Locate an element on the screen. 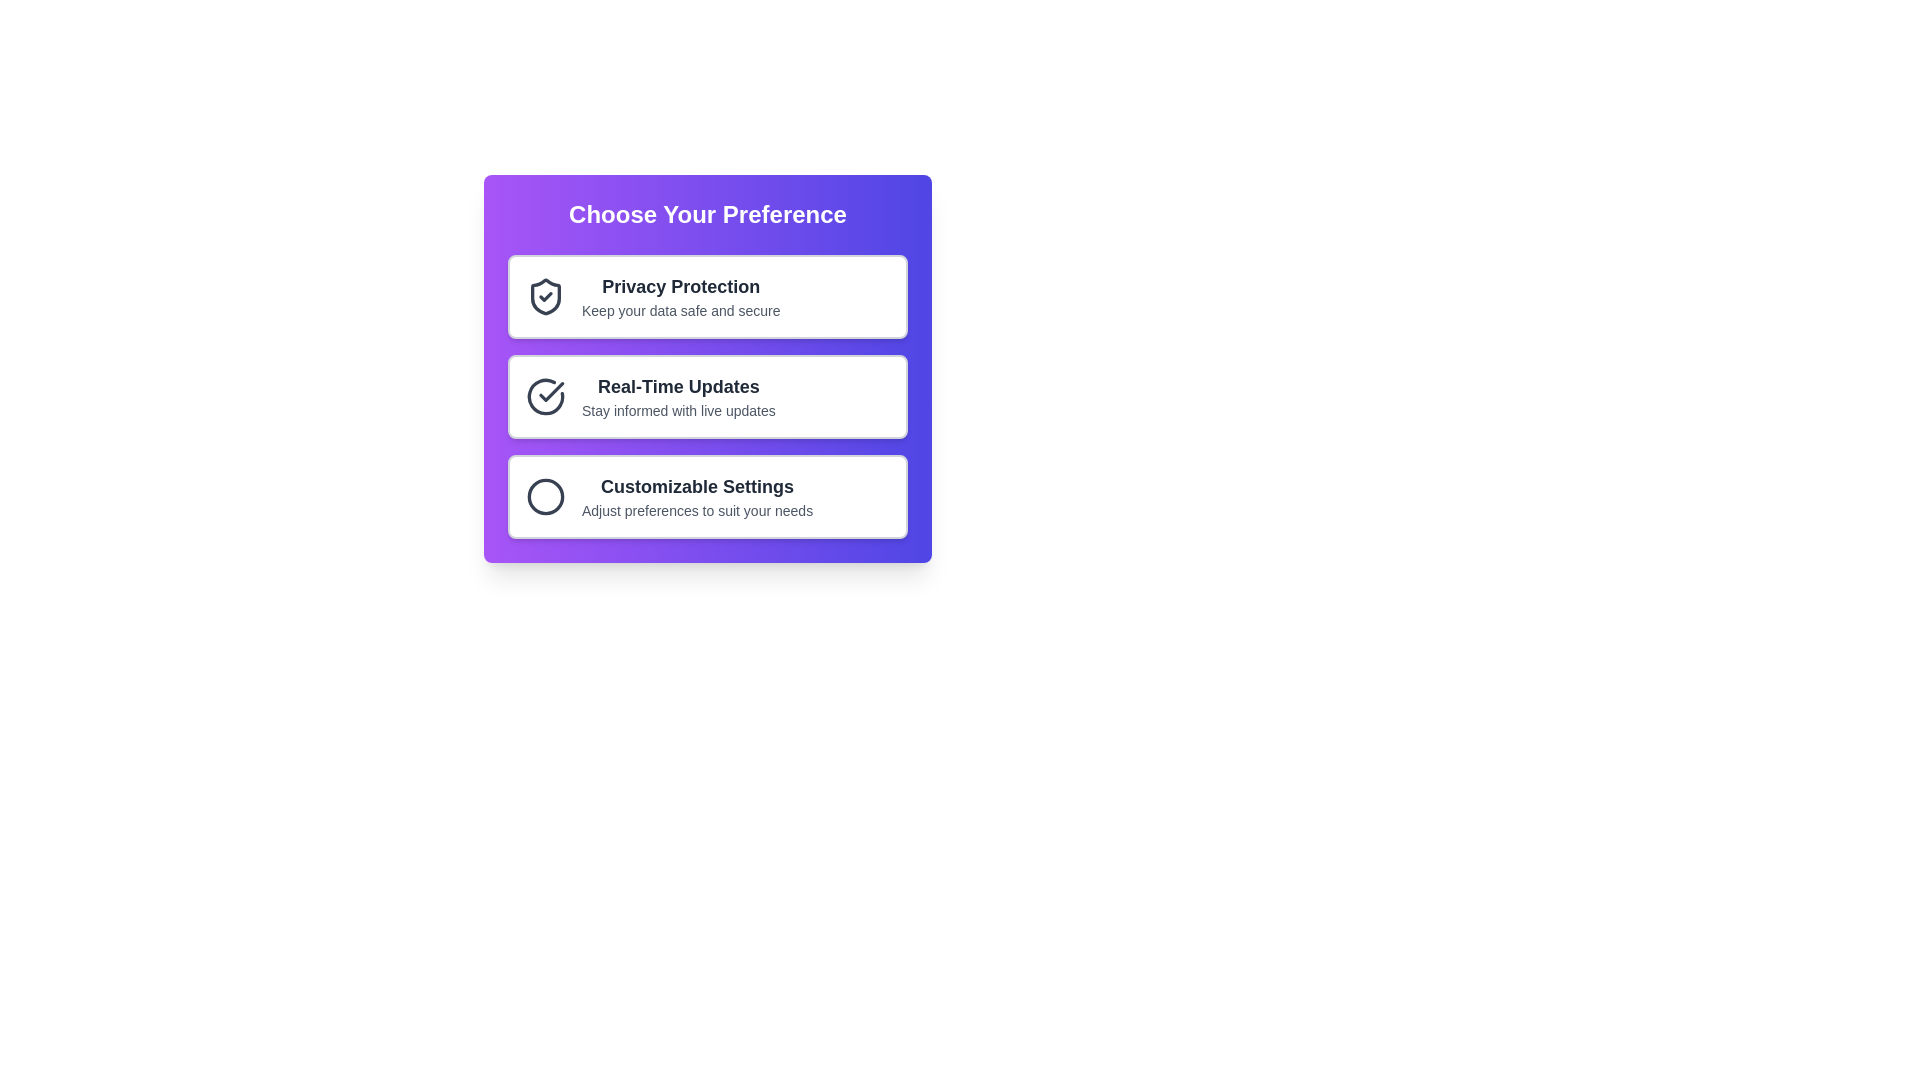 The height and width of the screenshot is (1080, 1920). the descriptive text block that conveys information about customizable settings, located at the bottom of the vertical list inside the 'Choose Your Preference' card is located at coordinates (697, 496).